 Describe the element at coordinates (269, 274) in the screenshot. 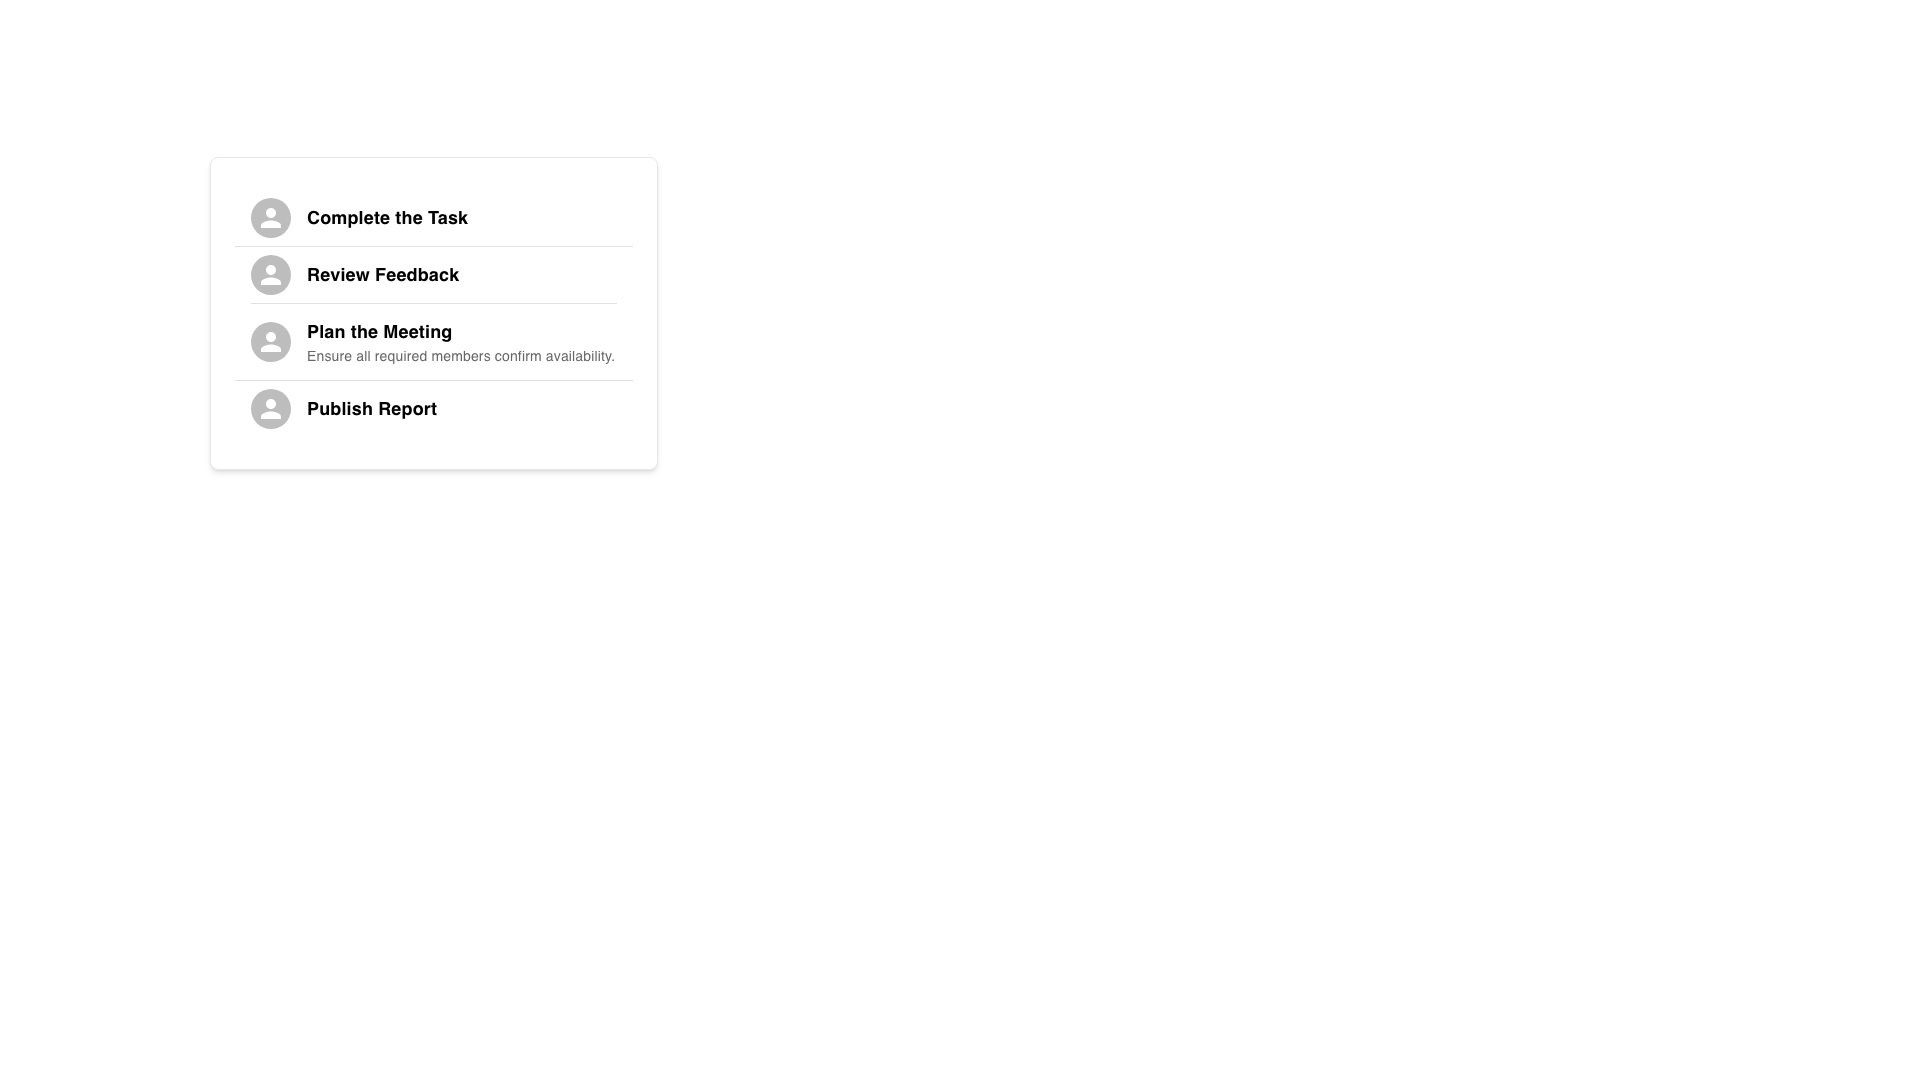

I see `the circular avatar element with a green background and a white person icon, which is located to the immediate left of the 'Review Feedback' text` at that location.